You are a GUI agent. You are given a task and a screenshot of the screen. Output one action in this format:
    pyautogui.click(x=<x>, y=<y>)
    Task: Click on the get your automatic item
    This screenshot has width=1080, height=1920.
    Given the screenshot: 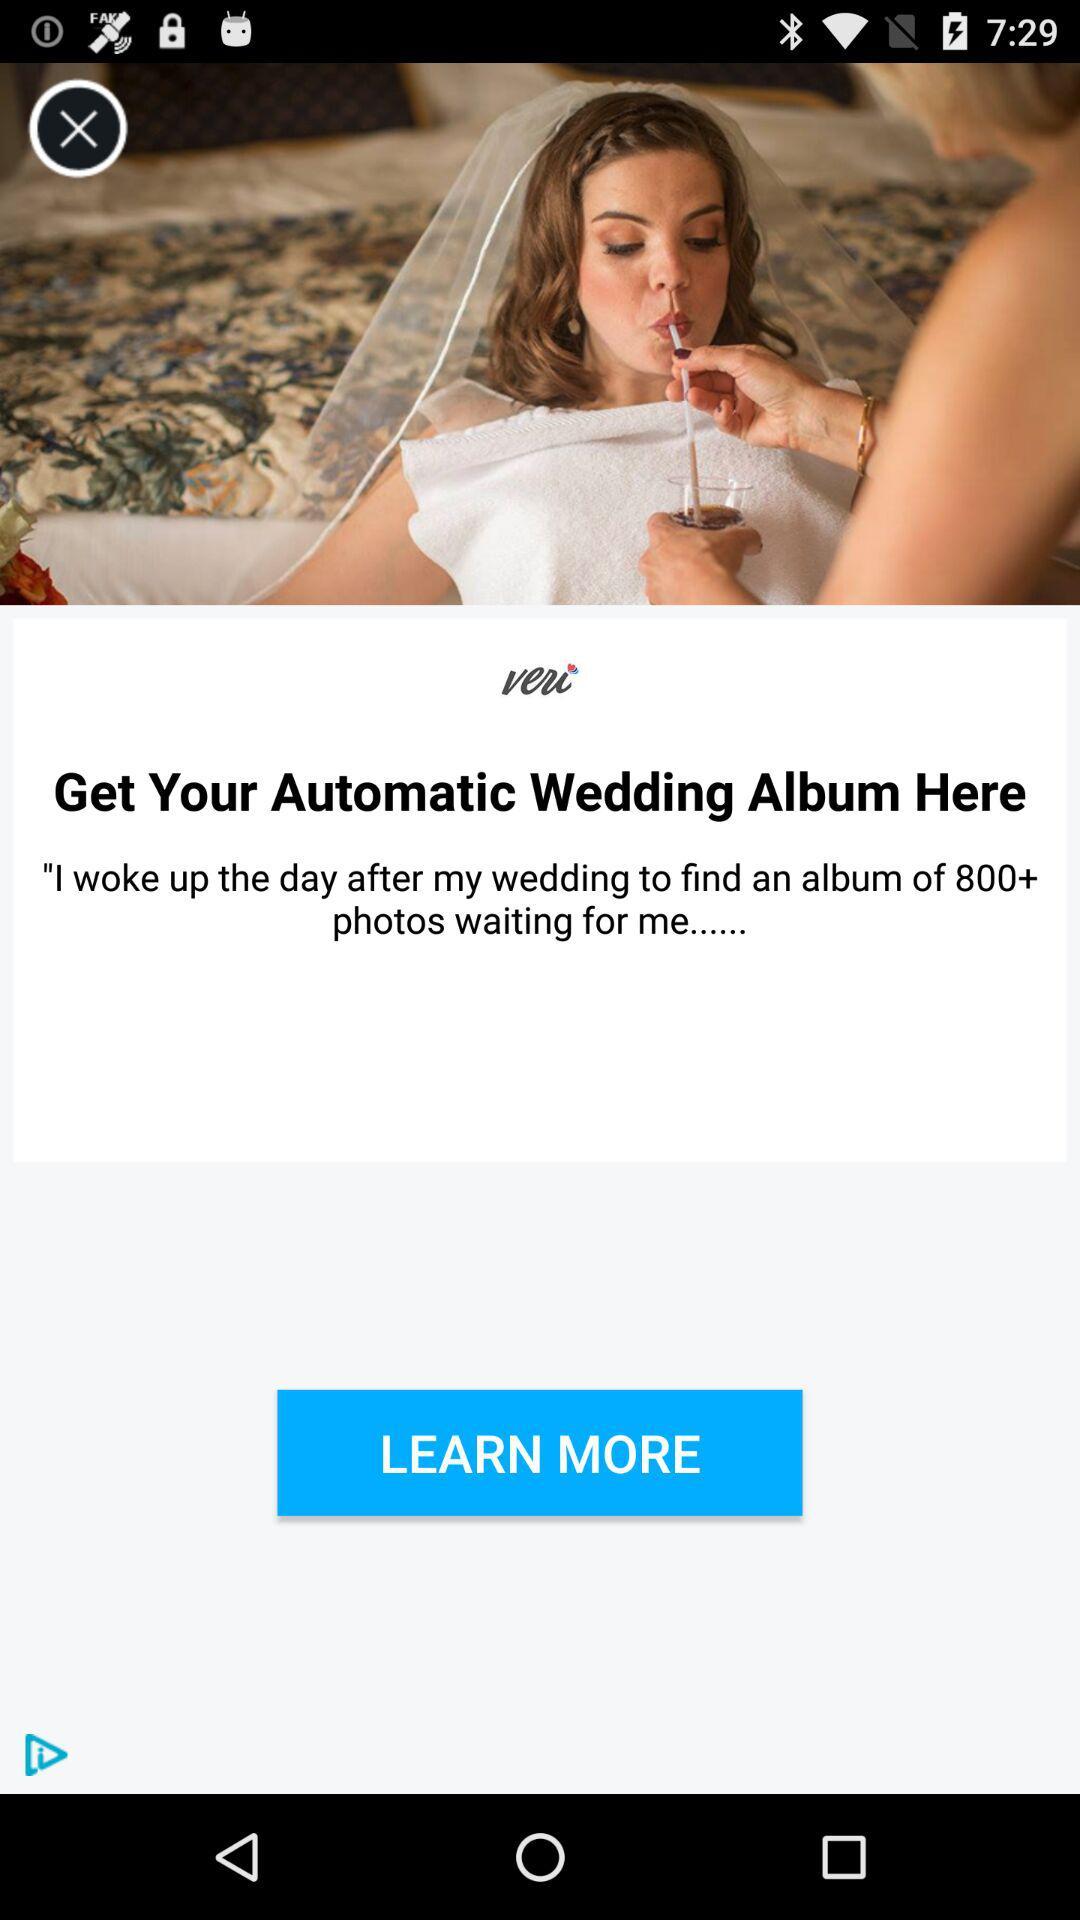 What is the action you would take?
    pyautogui.click(x=540, y=789)
    